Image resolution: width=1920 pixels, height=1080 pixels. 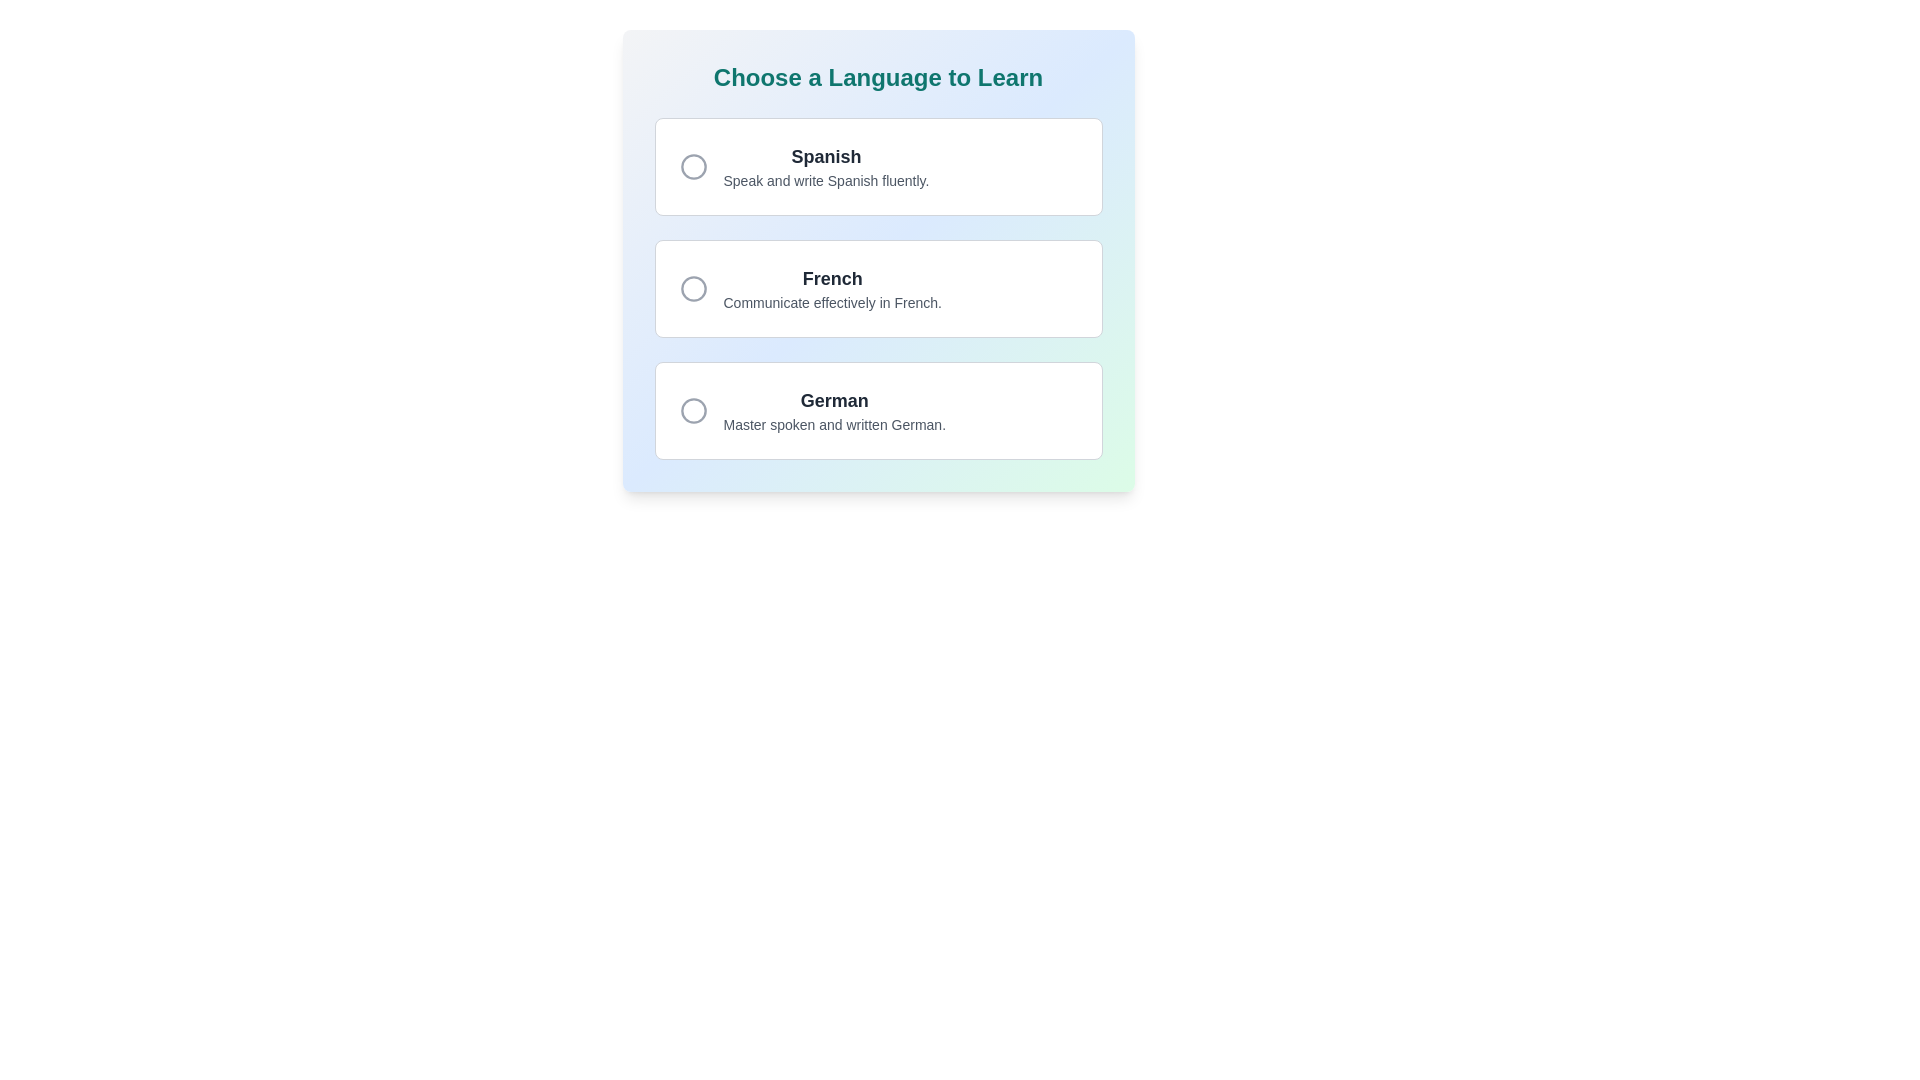 What do you see at coordinates (693, 165) in the screenshot?
I see `the Circular Icon associated with the 'Spanish' language option, which is positioned on the far left among three language choices` at bounding box center [693, 165].